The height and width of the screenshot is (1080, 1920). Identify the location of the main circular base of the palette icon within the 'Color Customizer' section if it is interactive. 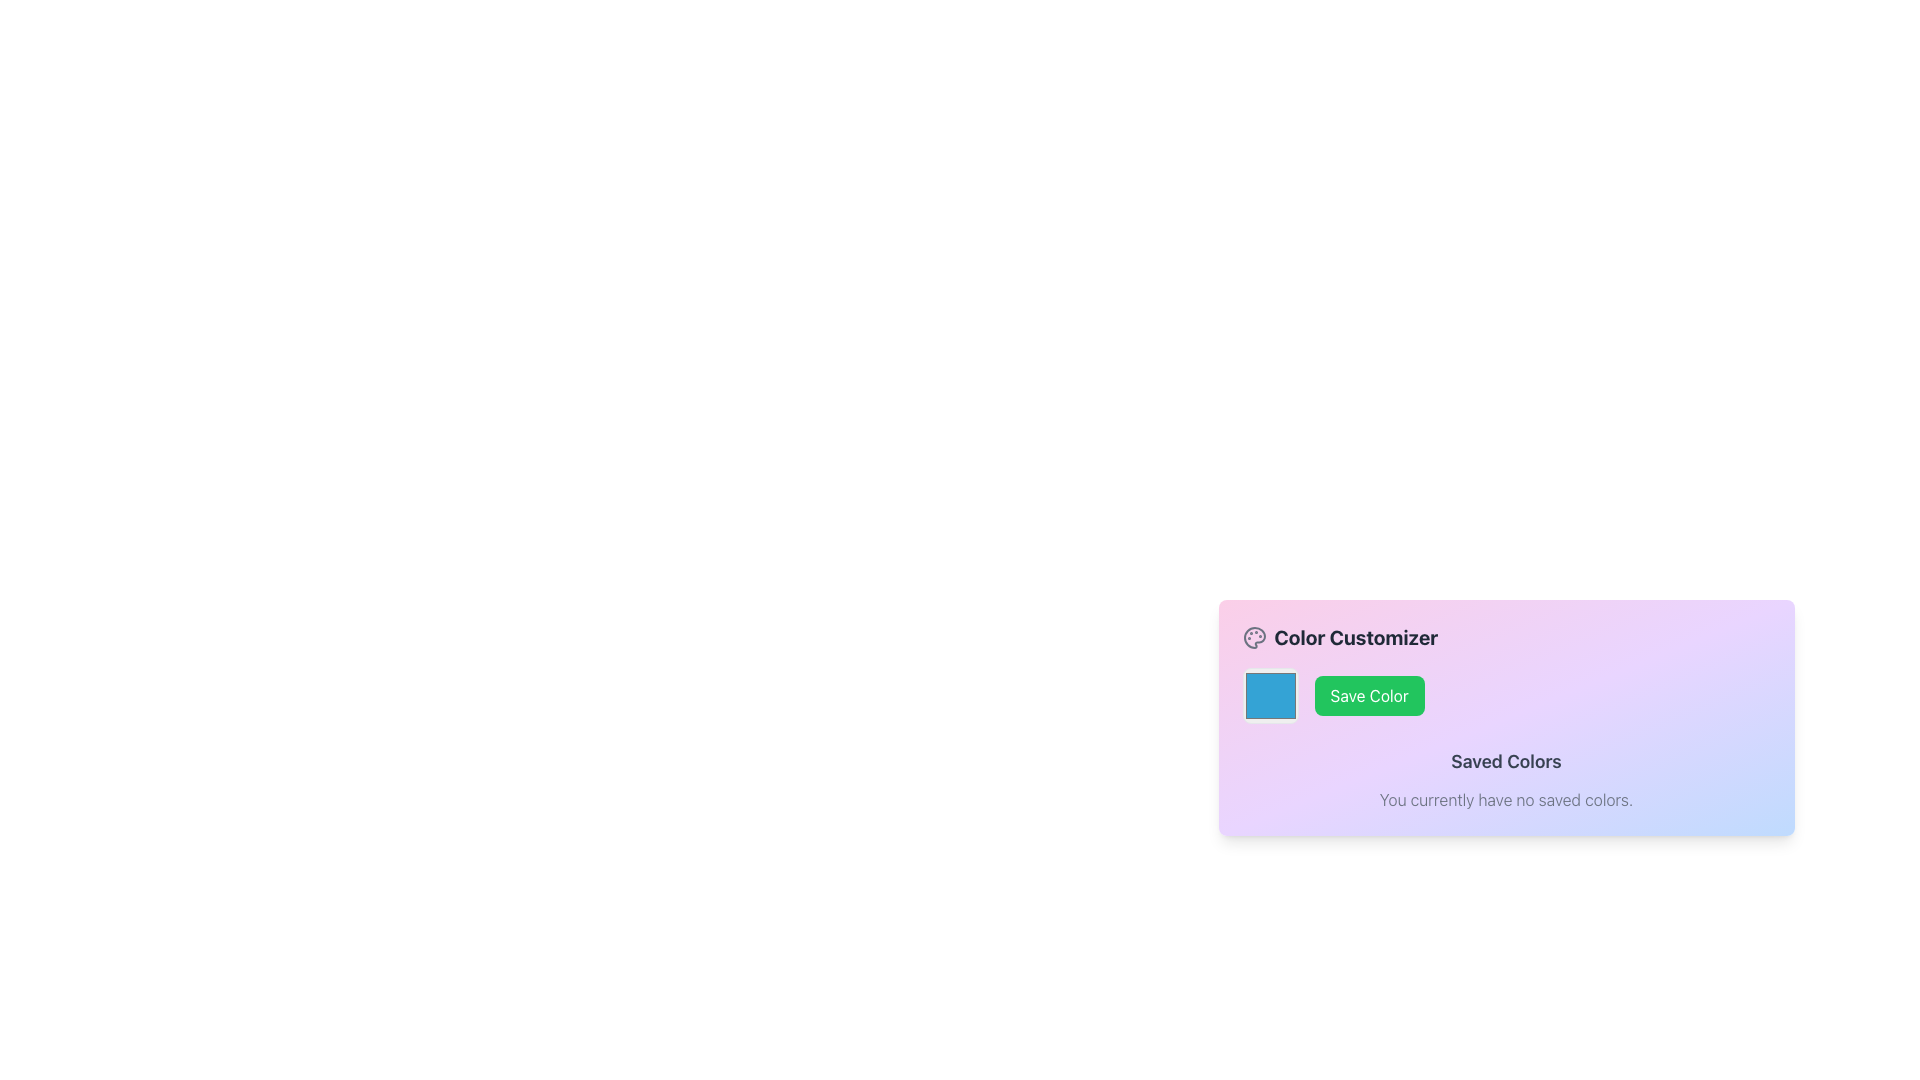
(1253, 637).